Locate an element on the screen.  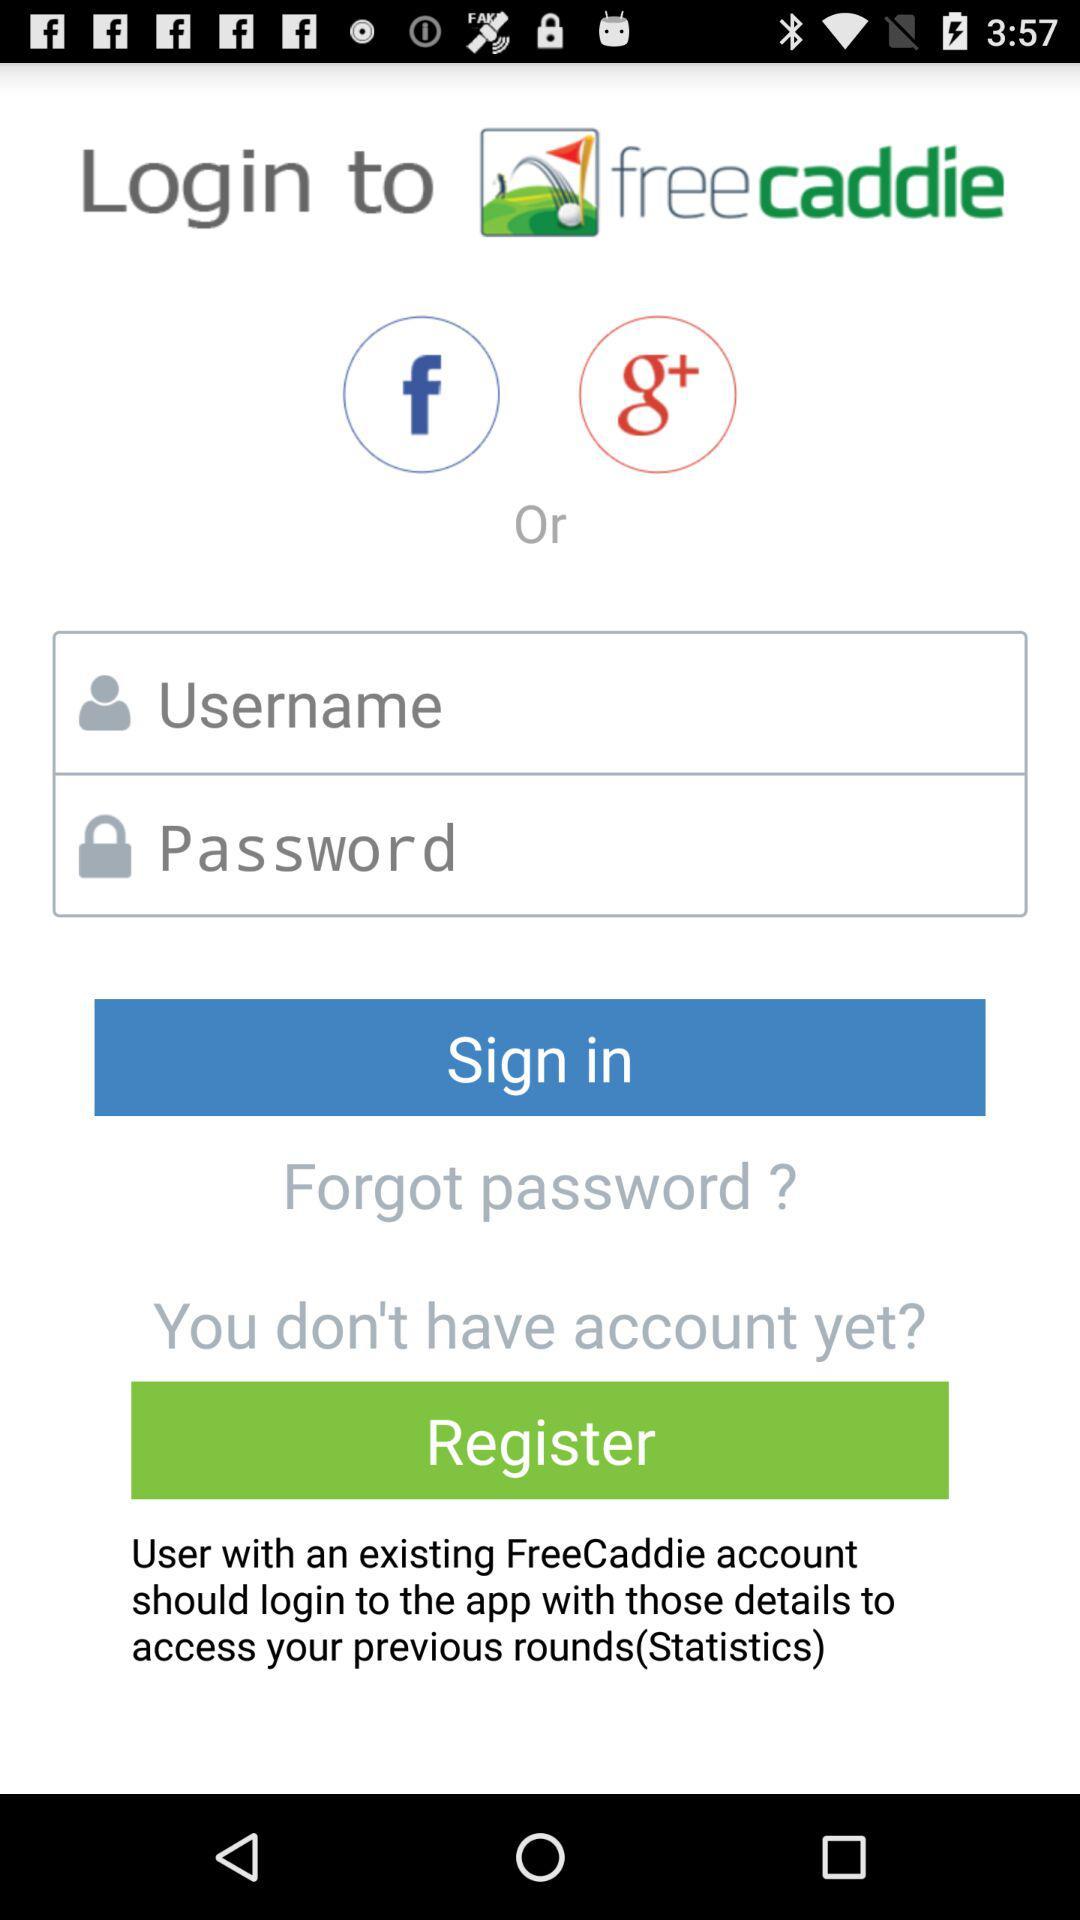
password is located at coordinates (584, 846).